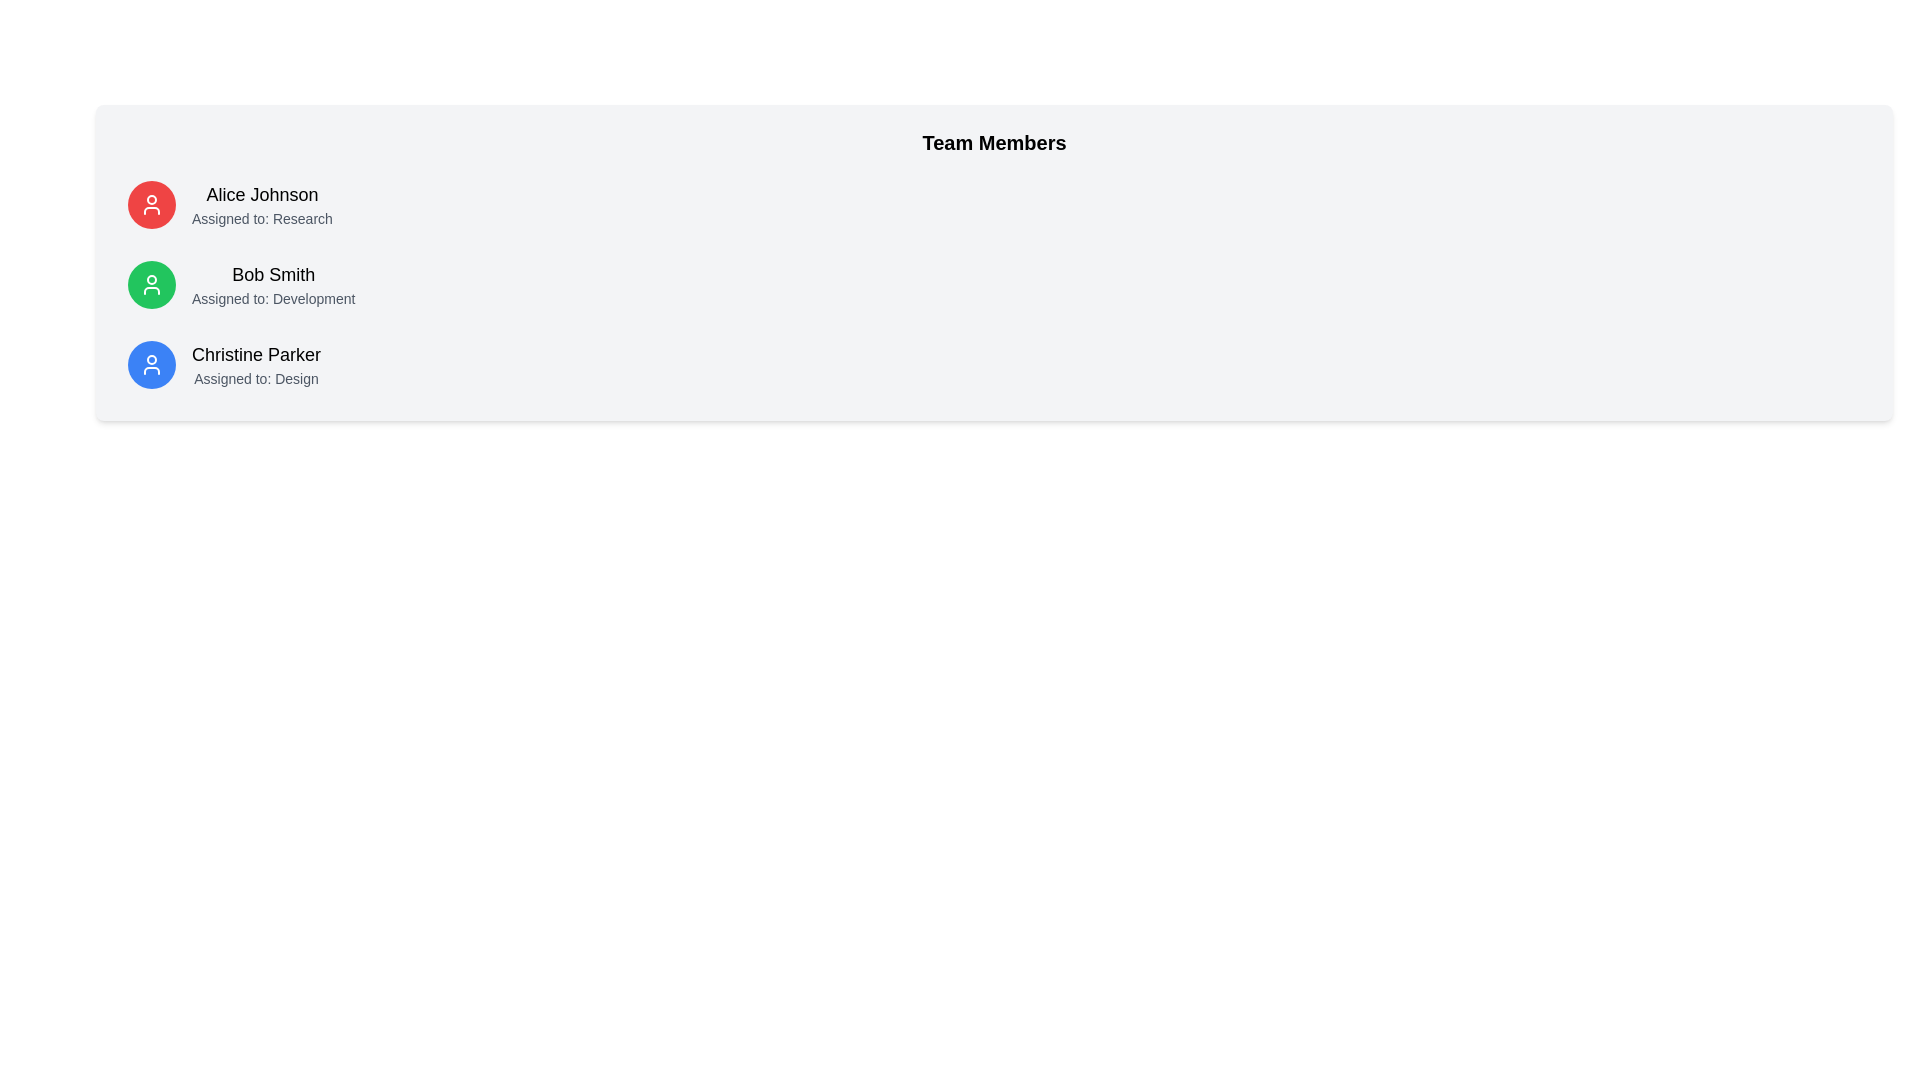 The image size is (1920, 1080). What do you see at coordinates (272, 299) in the screenshot?
I see `the text label that displays 'Assigned to: Development', which is styled with a smaller font size and light gray color, located directly below 'Bob Smith' in the 'Team Members' list` at bounding box center [272, 299].